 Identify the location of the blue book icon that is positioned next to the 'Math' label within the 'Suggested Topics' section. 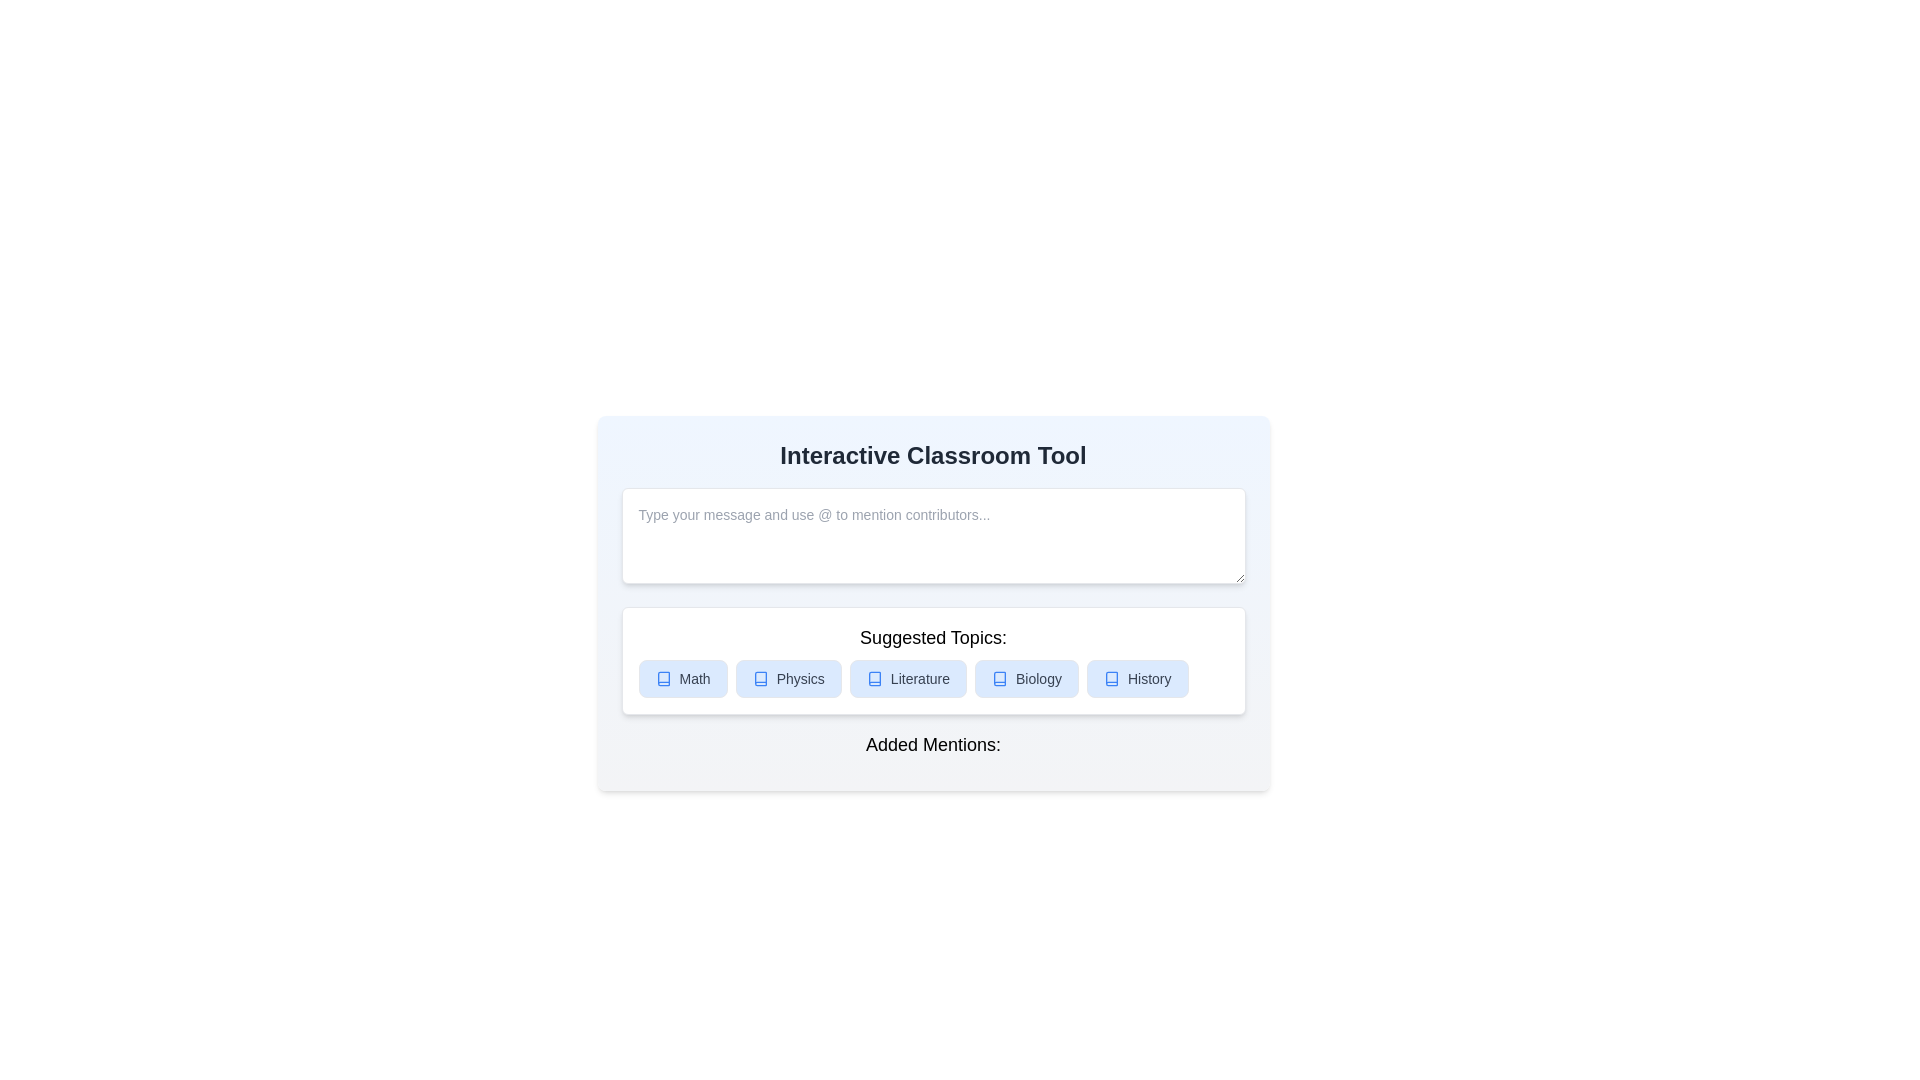
(663, 677).